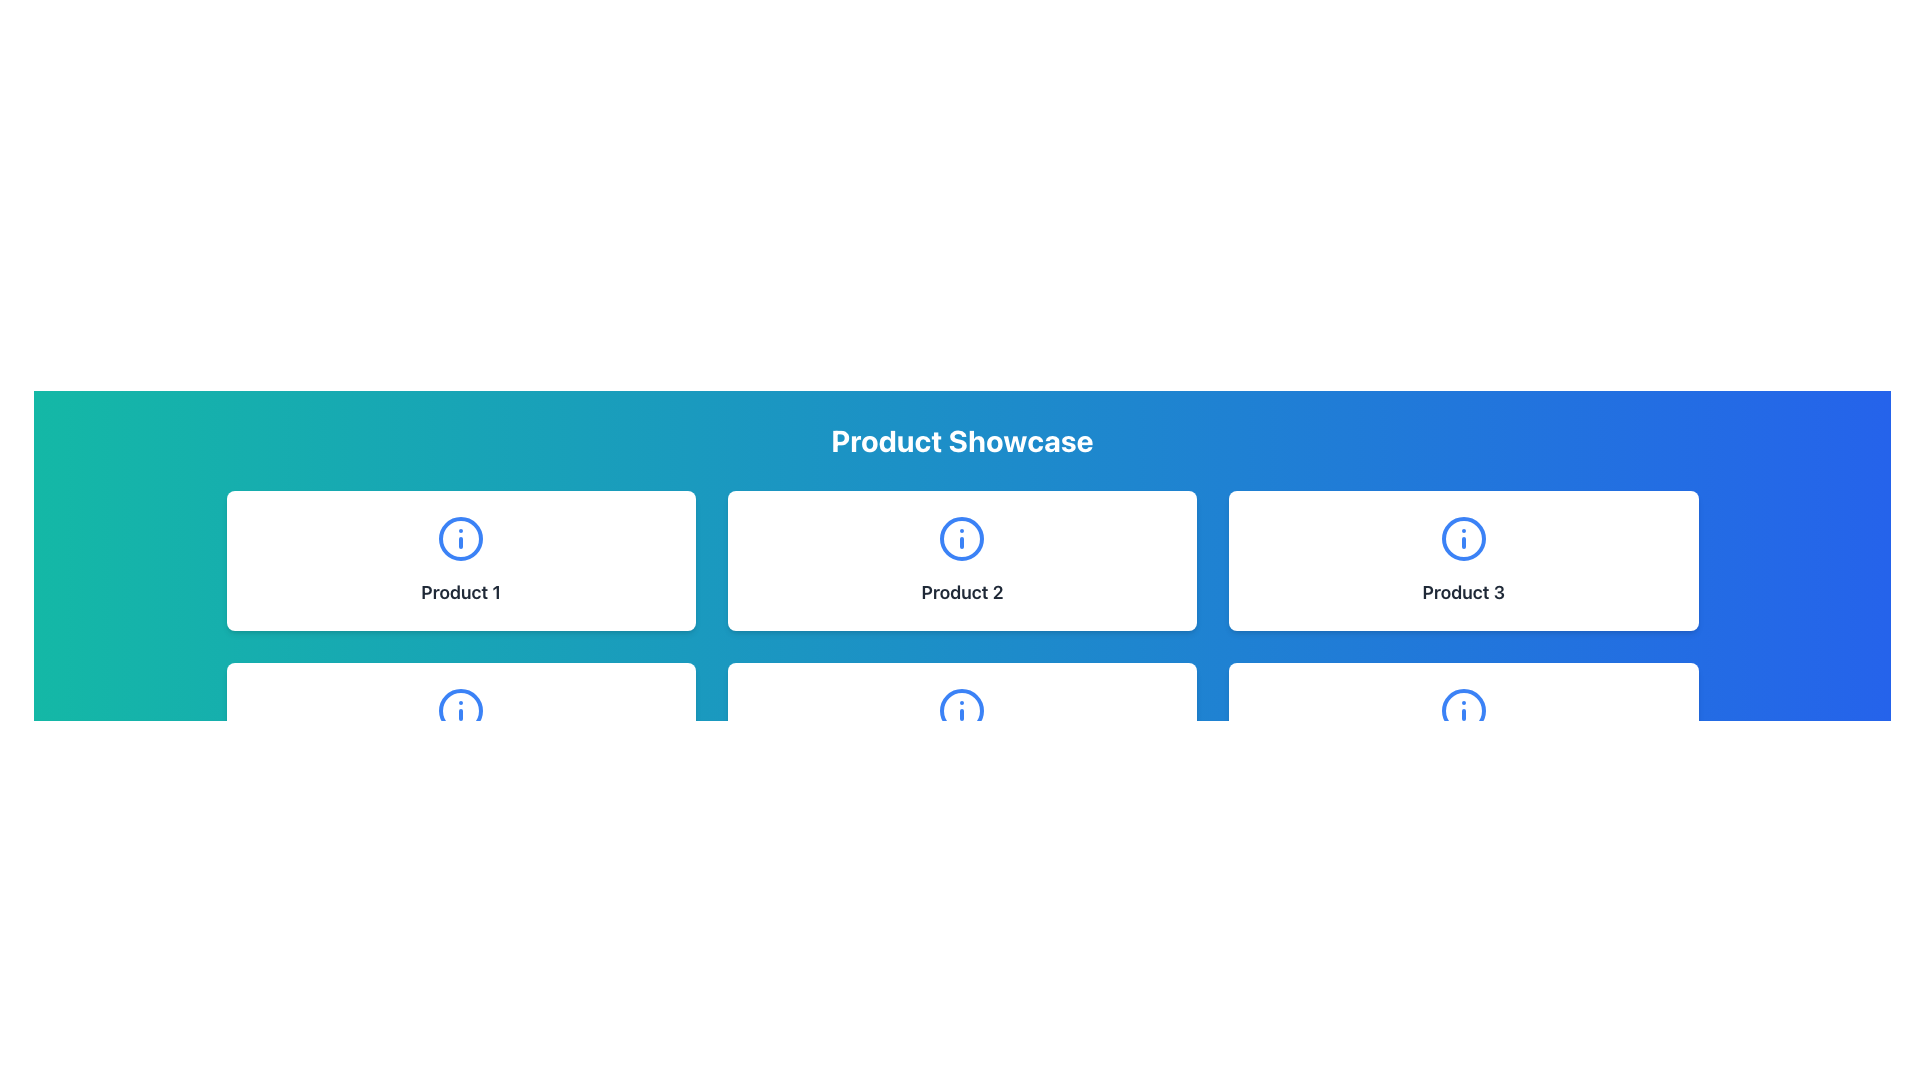  Describe the element at coordinates (1463, 538) in the screenshot. I see `the informational icon represented as a circular icon with a blue border and an 'i' symbol at its center, located within the 'Product 3' card` at that location.